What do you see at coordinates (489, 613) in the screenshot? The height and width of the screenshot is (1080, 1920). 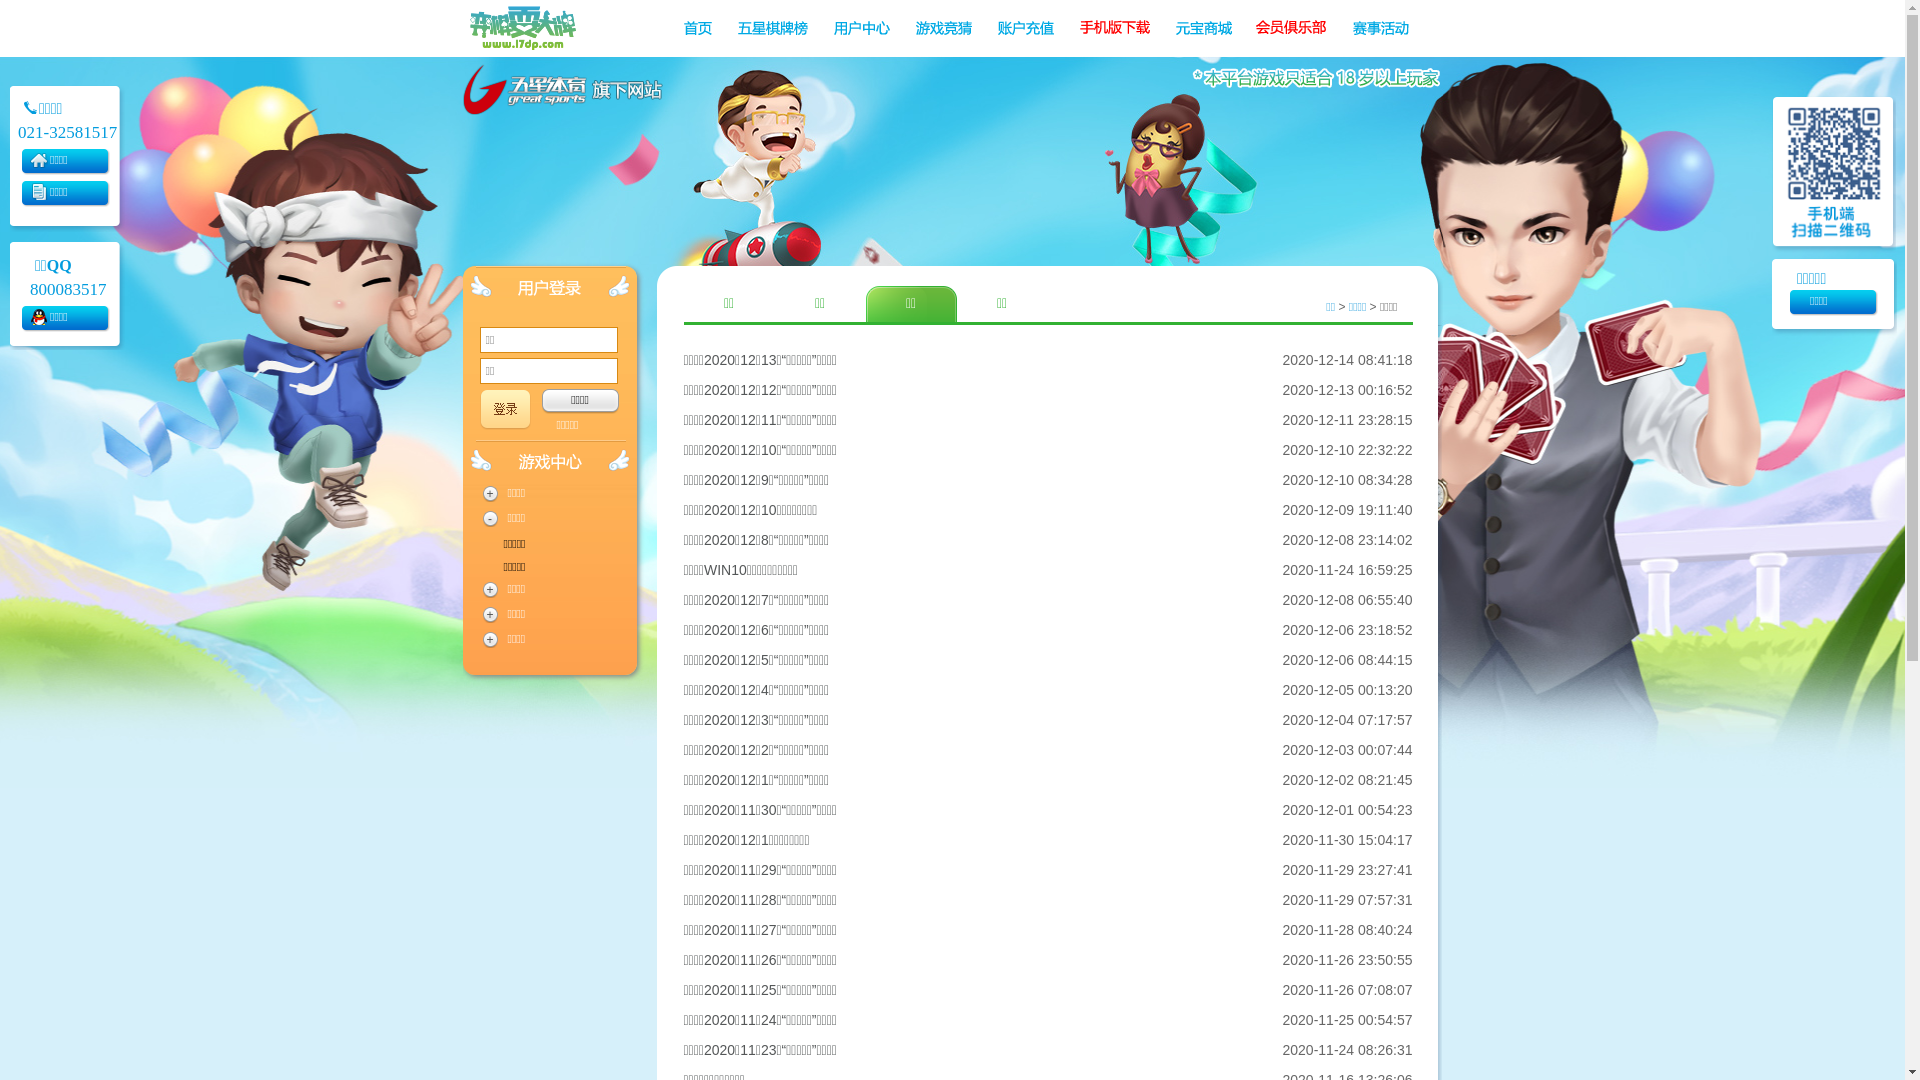 I see `'+'` at bounding box center [489, 613].